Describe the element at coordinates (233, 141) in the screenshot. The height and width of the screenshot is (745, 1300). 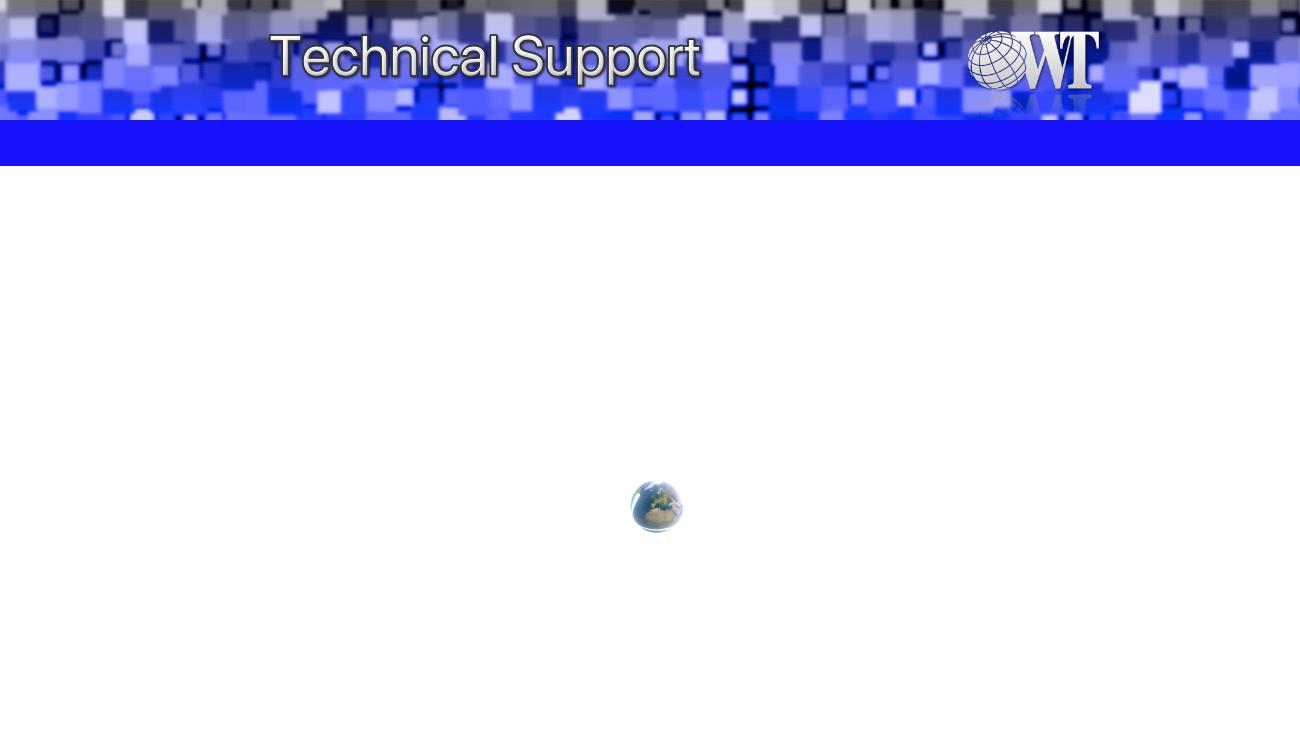
I see `'Reference'` at that location.